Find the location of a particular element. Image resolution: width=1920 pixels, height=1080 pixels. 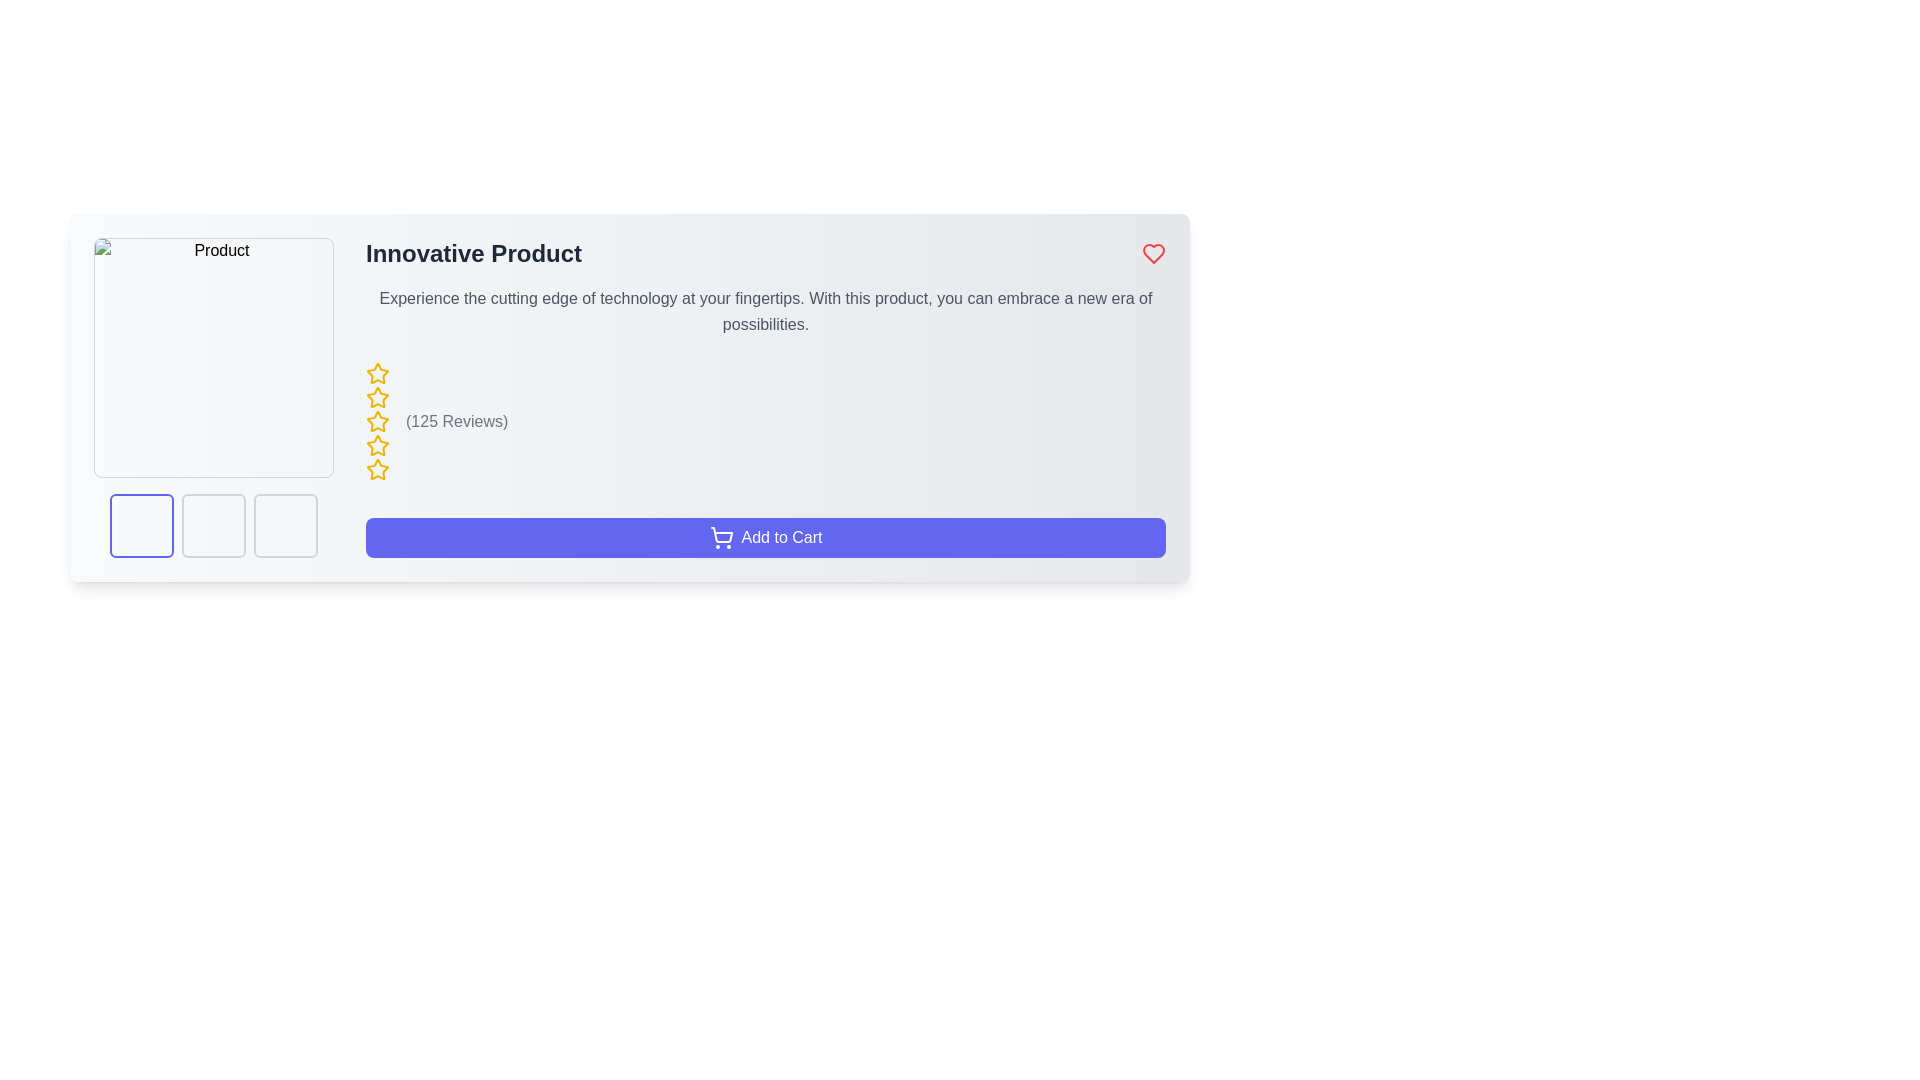

the text label displaying '(125 Reviews)' which is located next to the fourth star icon in a vertical row of five stars is located at coordinates (456, 420).